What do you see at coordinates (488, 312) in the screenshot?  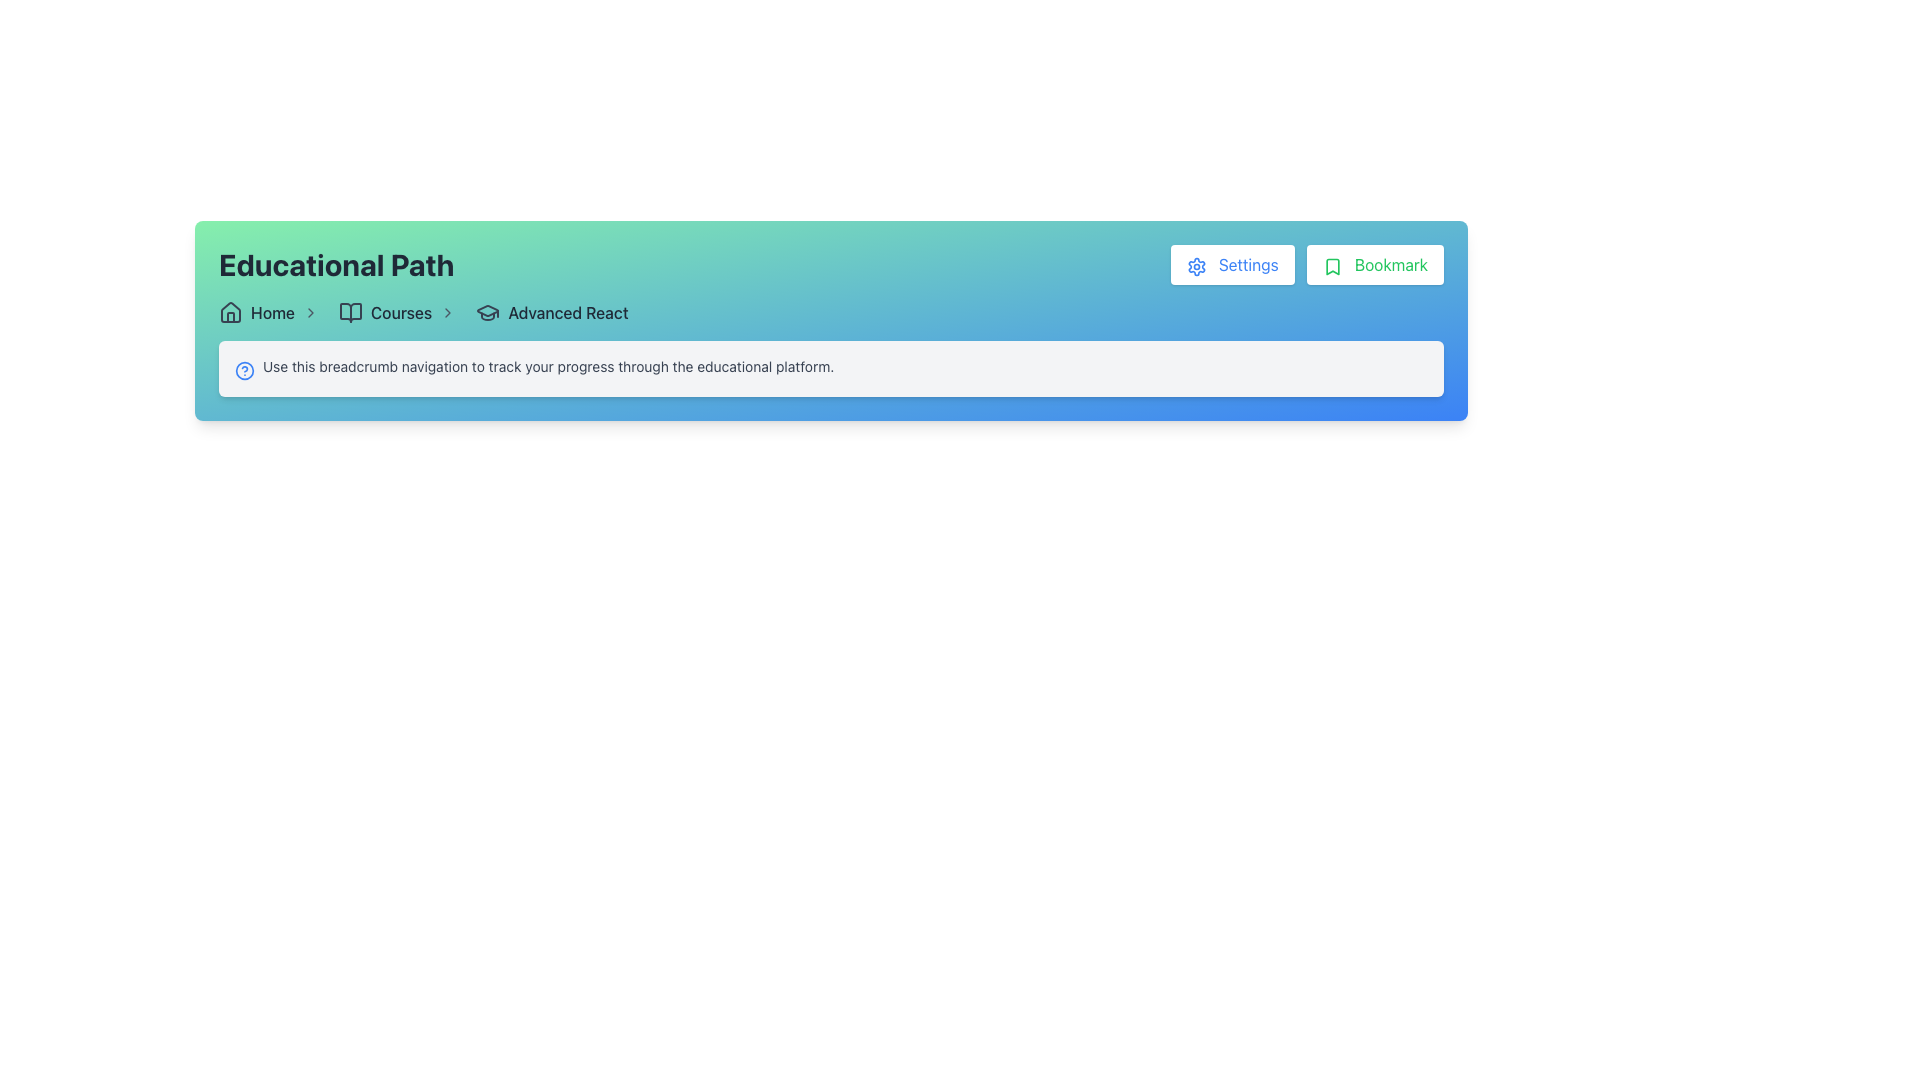 I see `the graduation cap icon that is dark gray in color and positioned to the left of the 'Advanced React' text within the breadcrumb navigation bar` at bounding box center [488, 312].